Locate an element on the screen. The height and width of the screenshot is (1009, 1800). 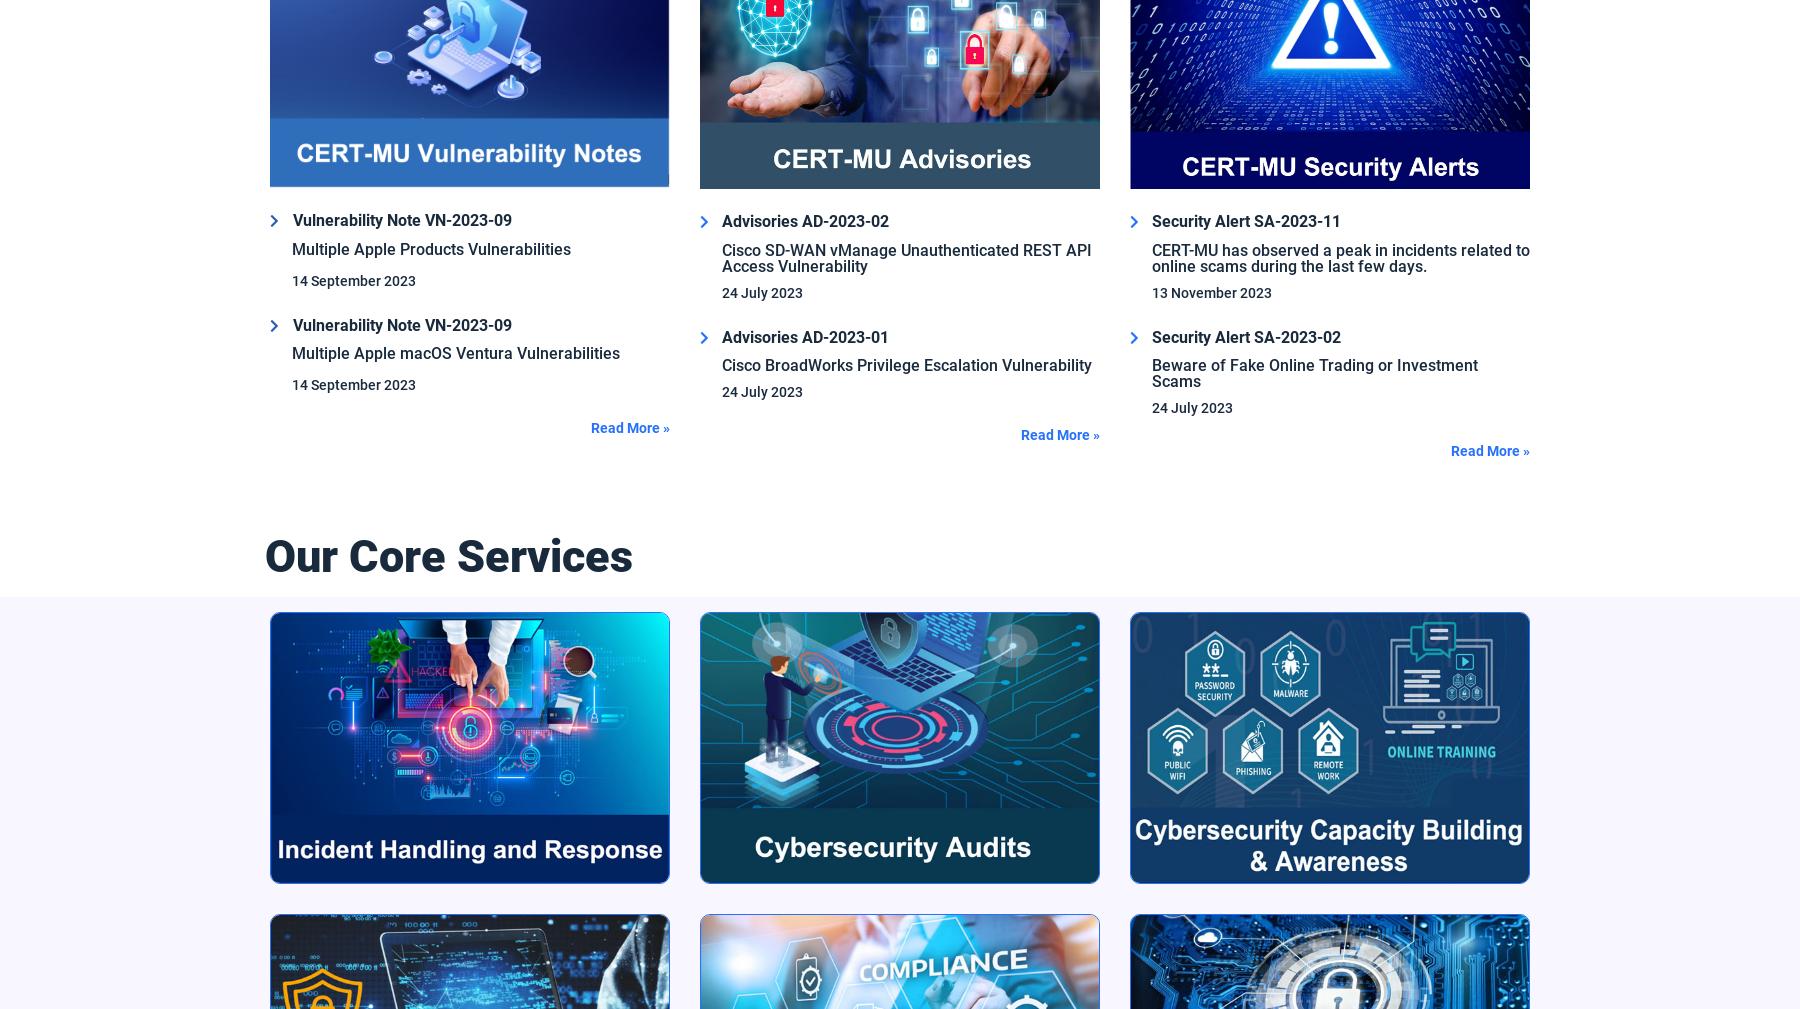
'Tik tok' is located at coordinates (285, 756).